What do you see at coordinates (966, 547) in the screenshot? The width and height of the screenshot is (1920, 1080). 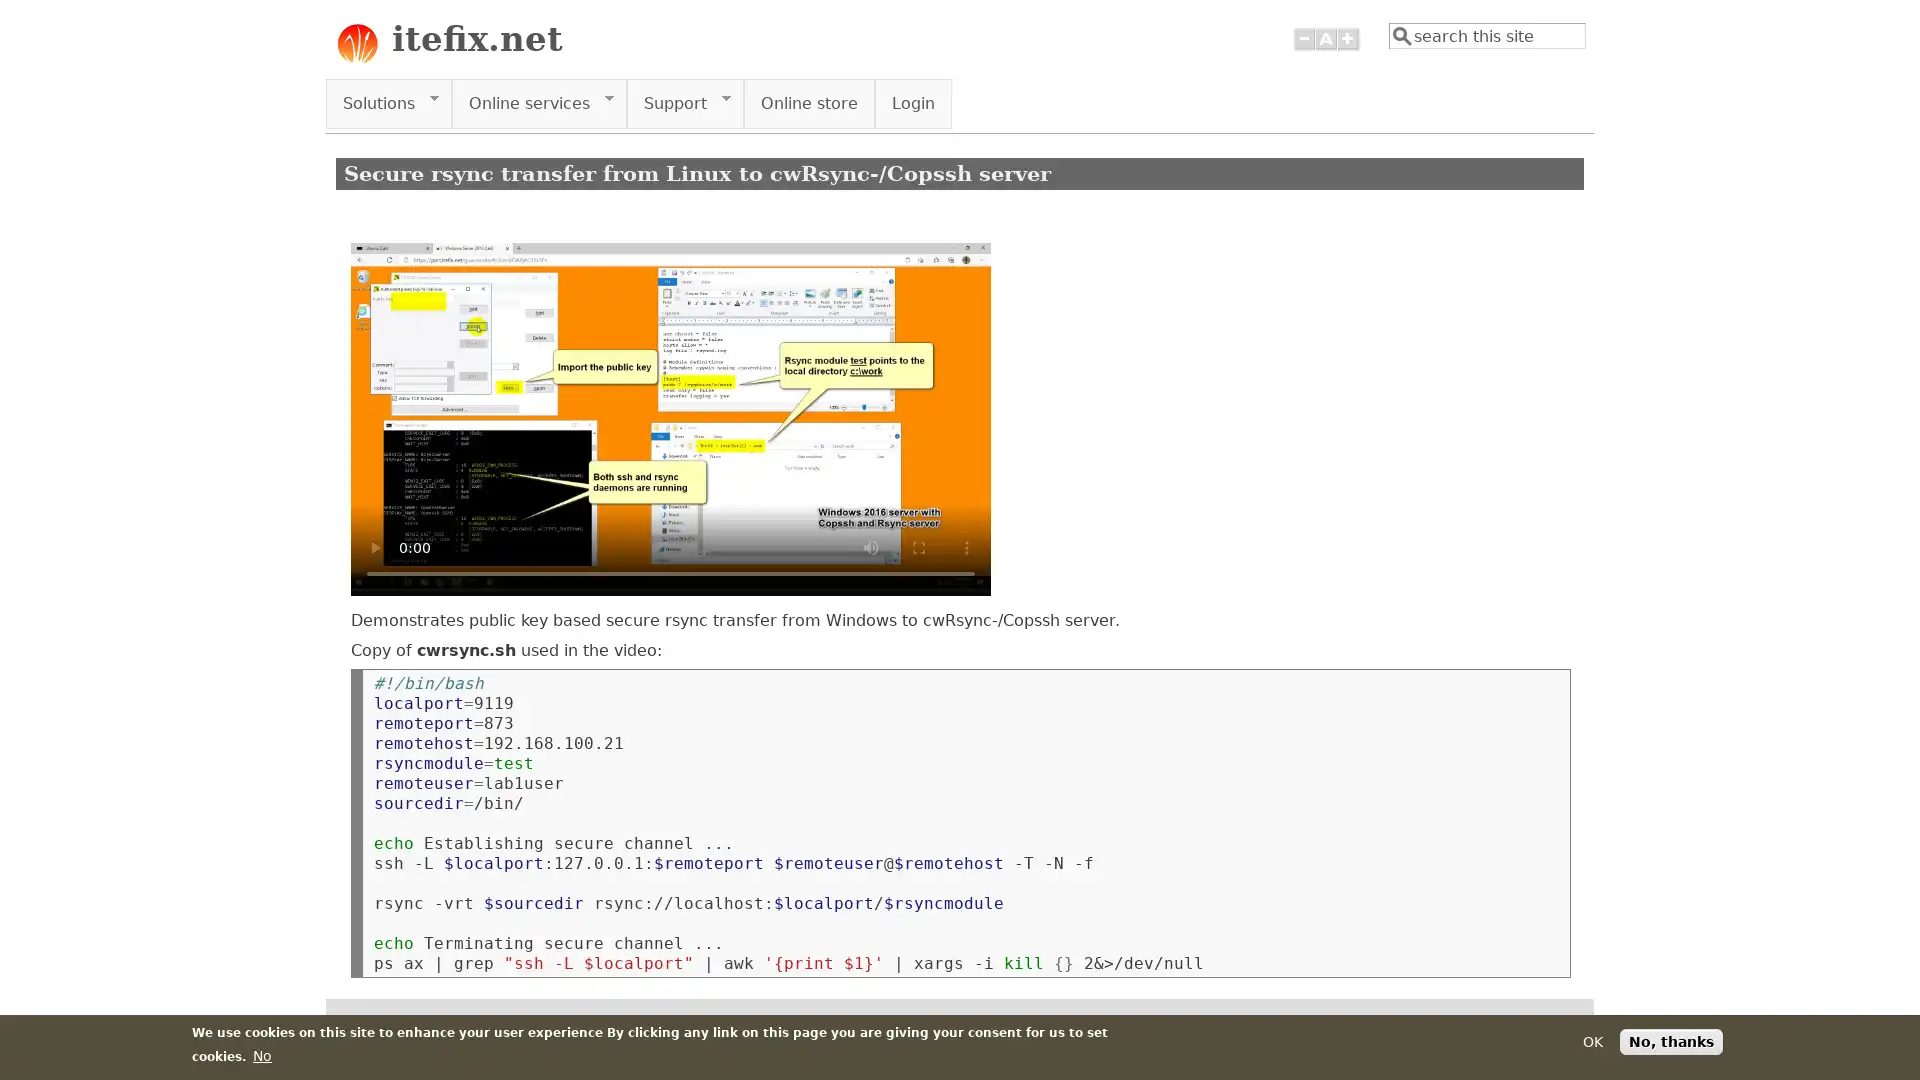 I see `show more media controls` at bounding box center [966, 547].